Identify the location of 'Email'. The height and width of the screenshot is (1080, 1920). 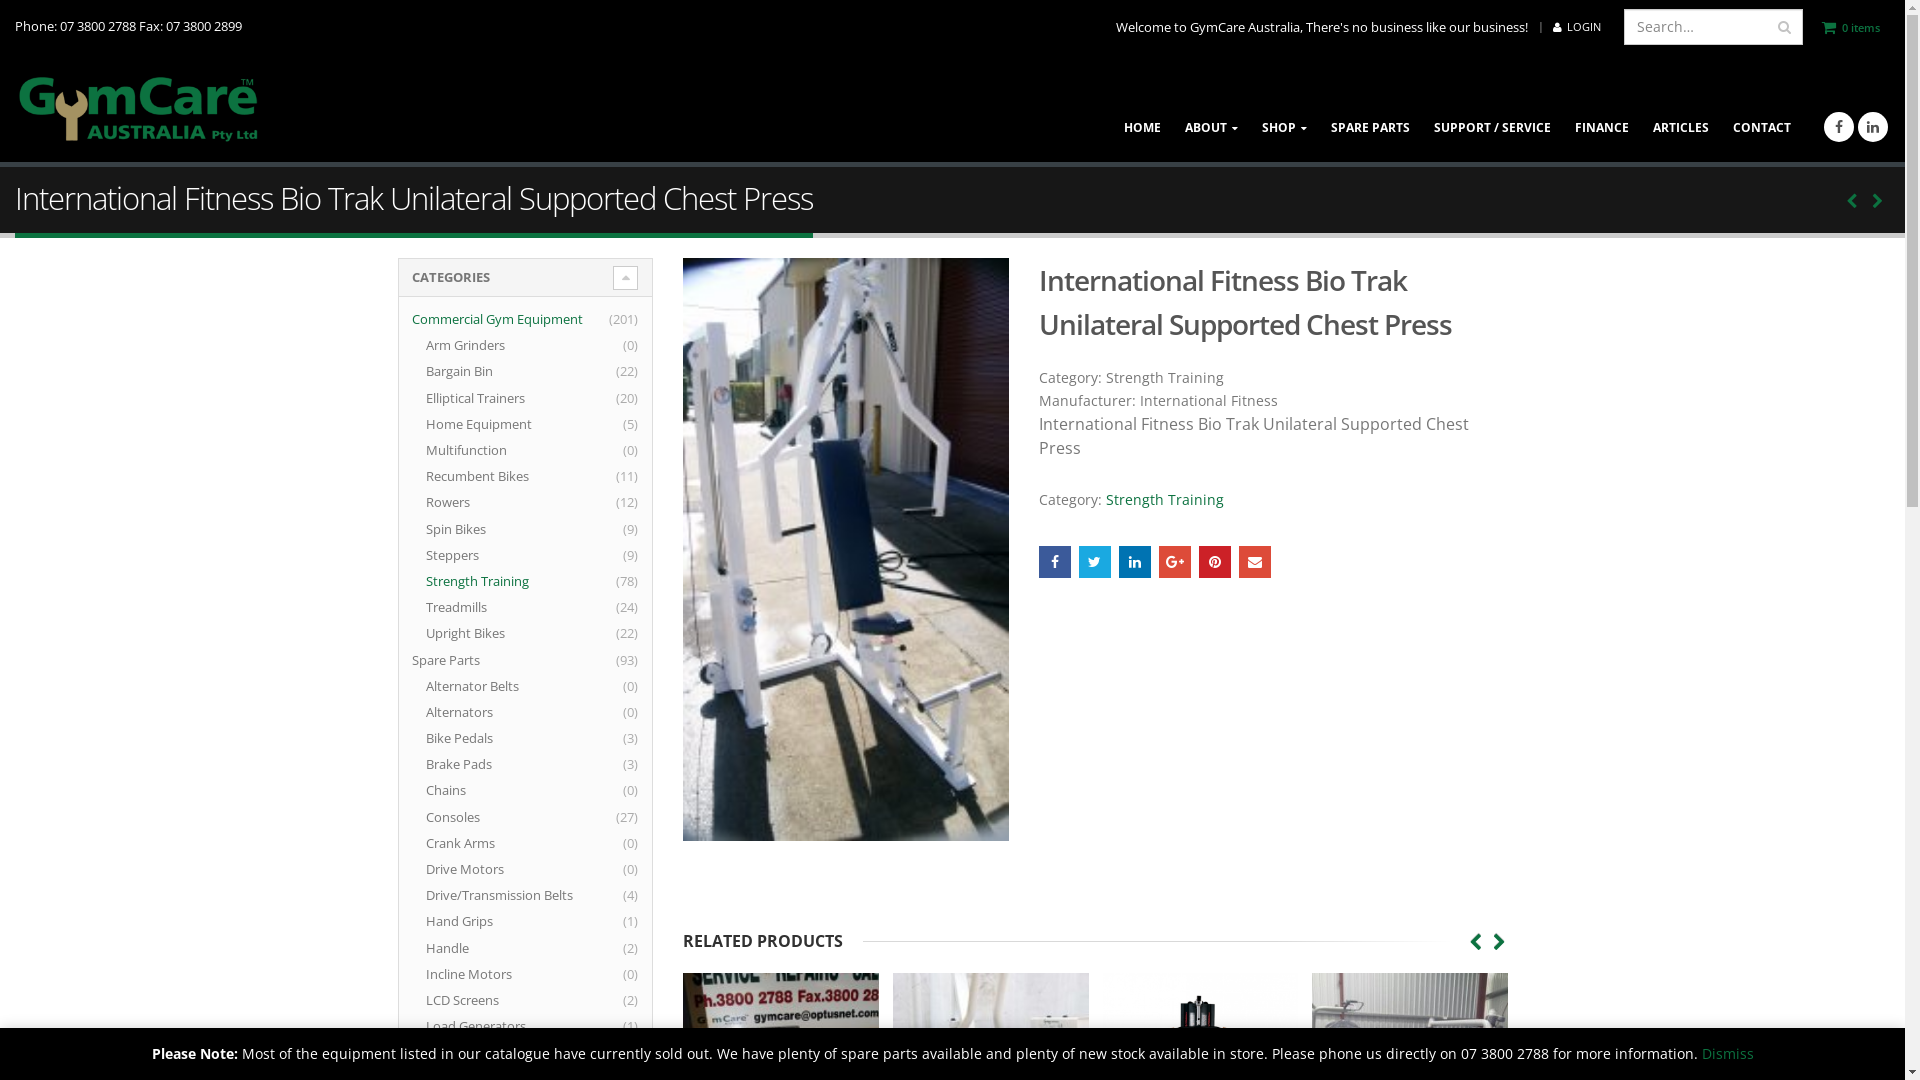
(1237, 562).